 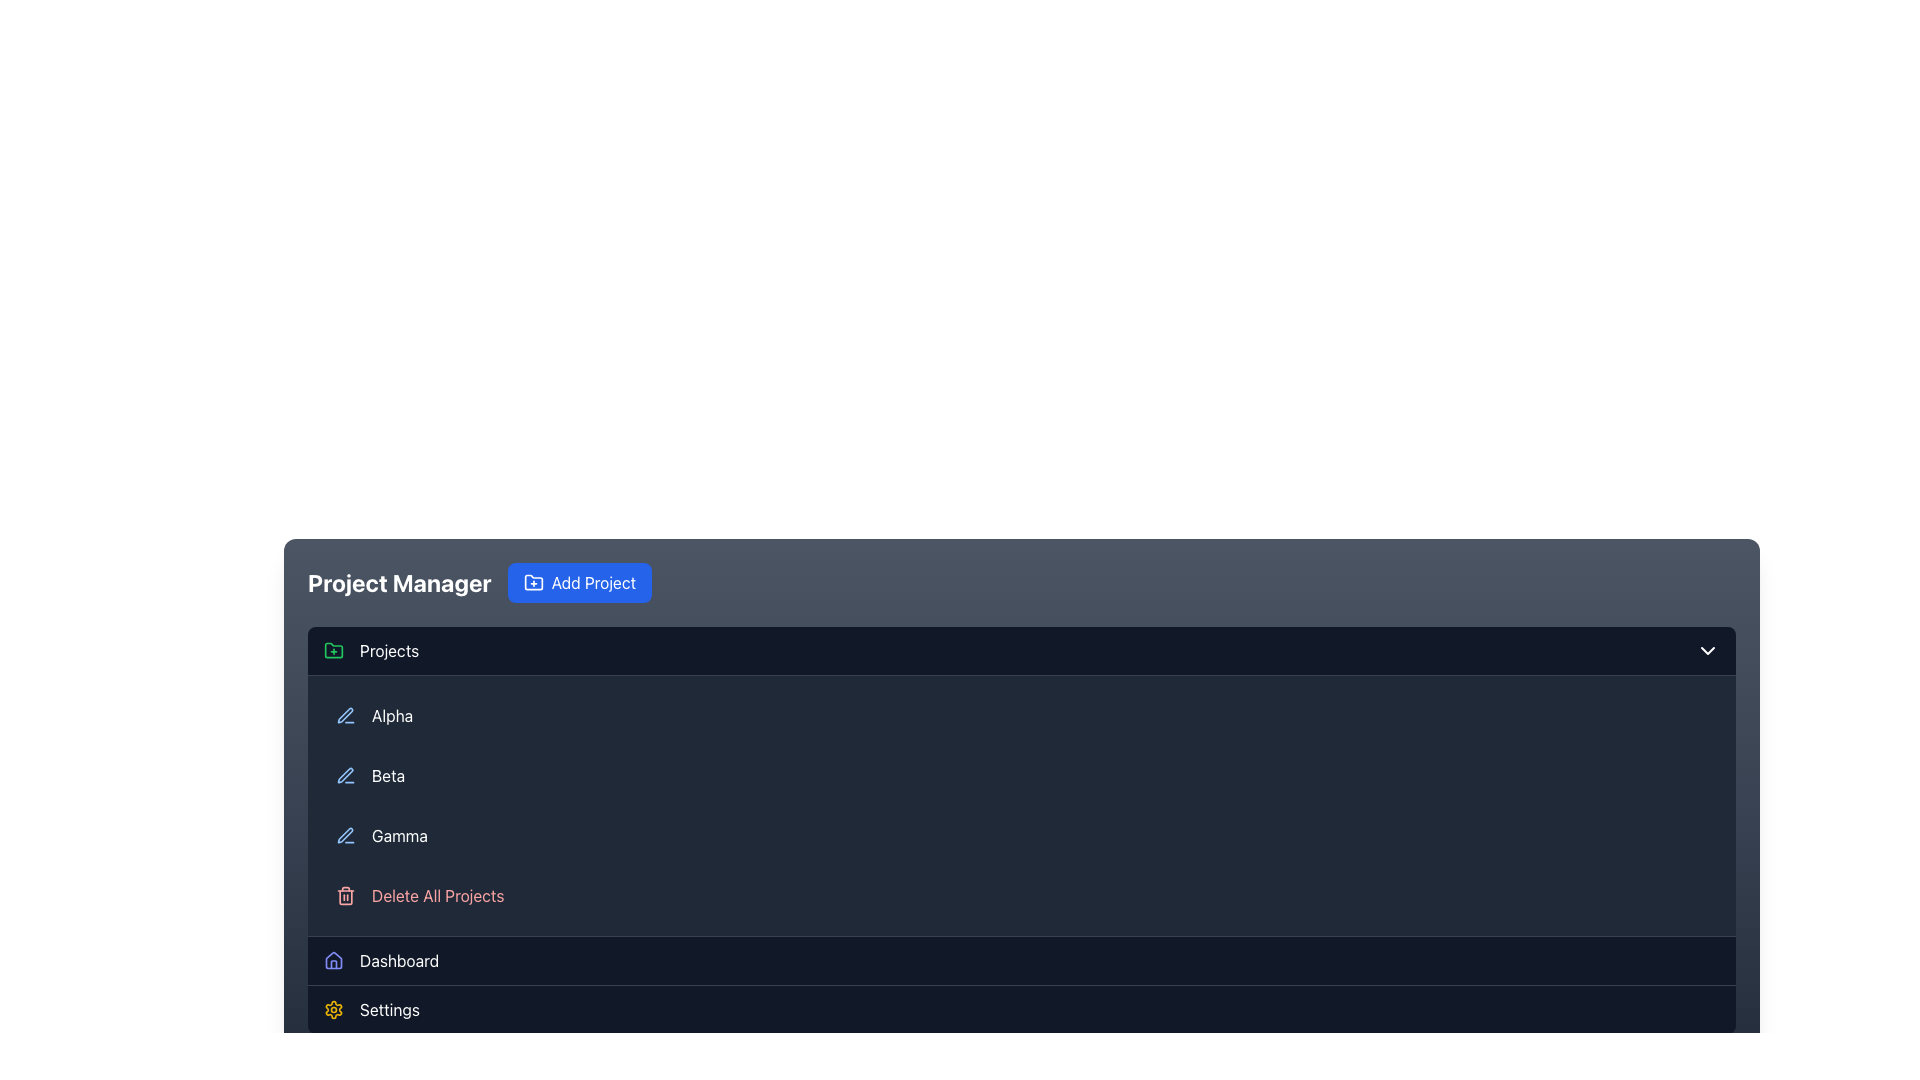 I want to click on the icon representing the 'Add Project' button located at the top-right of the interface, which visually indicates the action of adding a new project, so click(x=533, y=582).